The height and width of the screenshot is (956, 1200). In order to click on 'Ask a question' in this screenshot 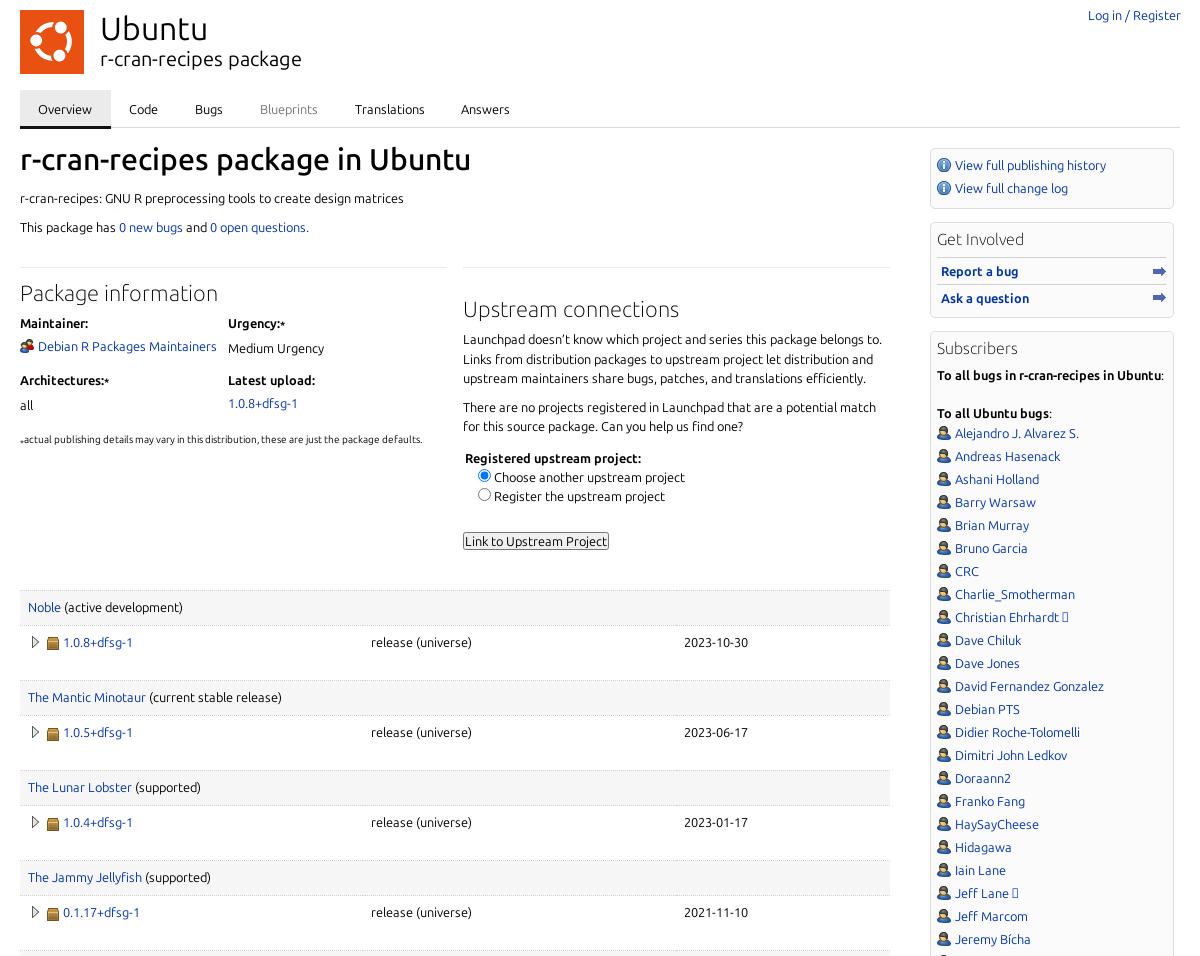, I will do `click(941, 296)`.